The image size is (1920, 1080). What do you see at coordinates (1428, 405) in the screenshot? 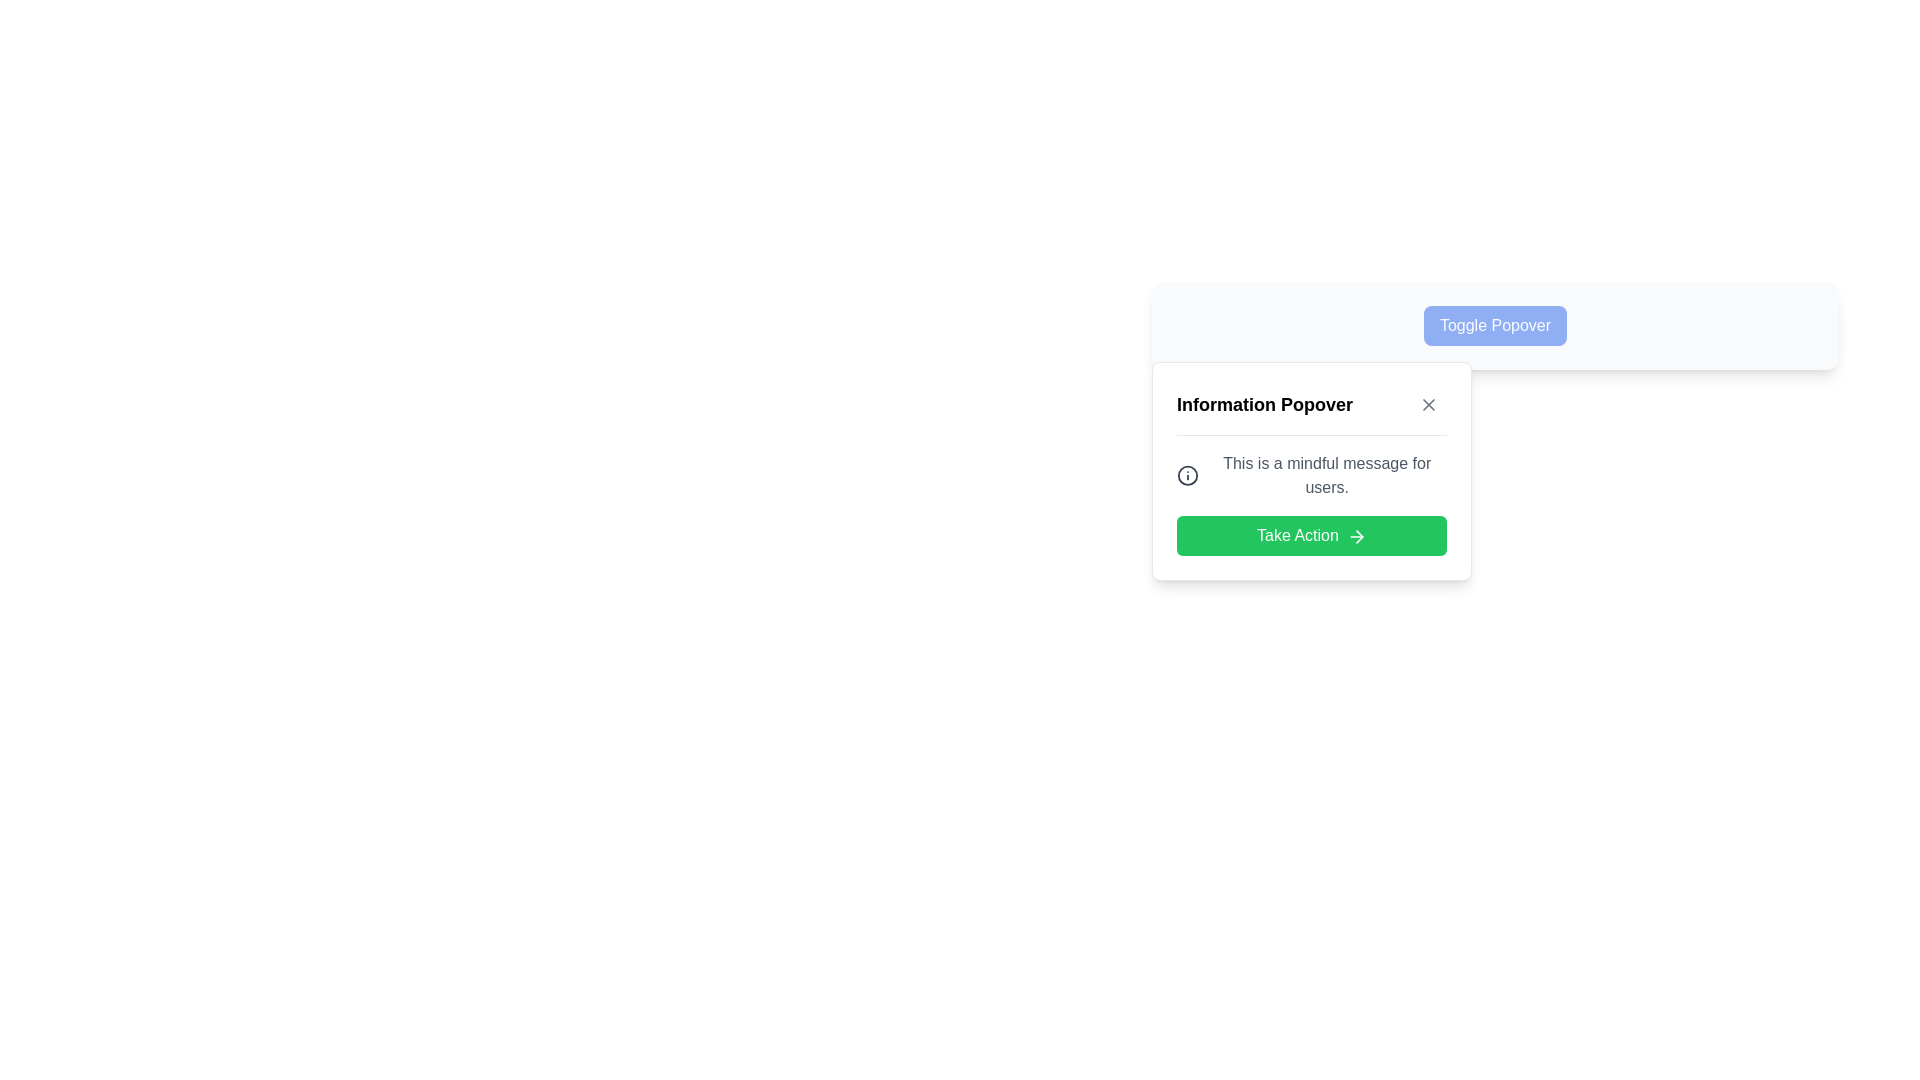
I see `the small 'X' icon button located at the top-right corner of the 'Information Popover'` at bounding box center [1428, 405].